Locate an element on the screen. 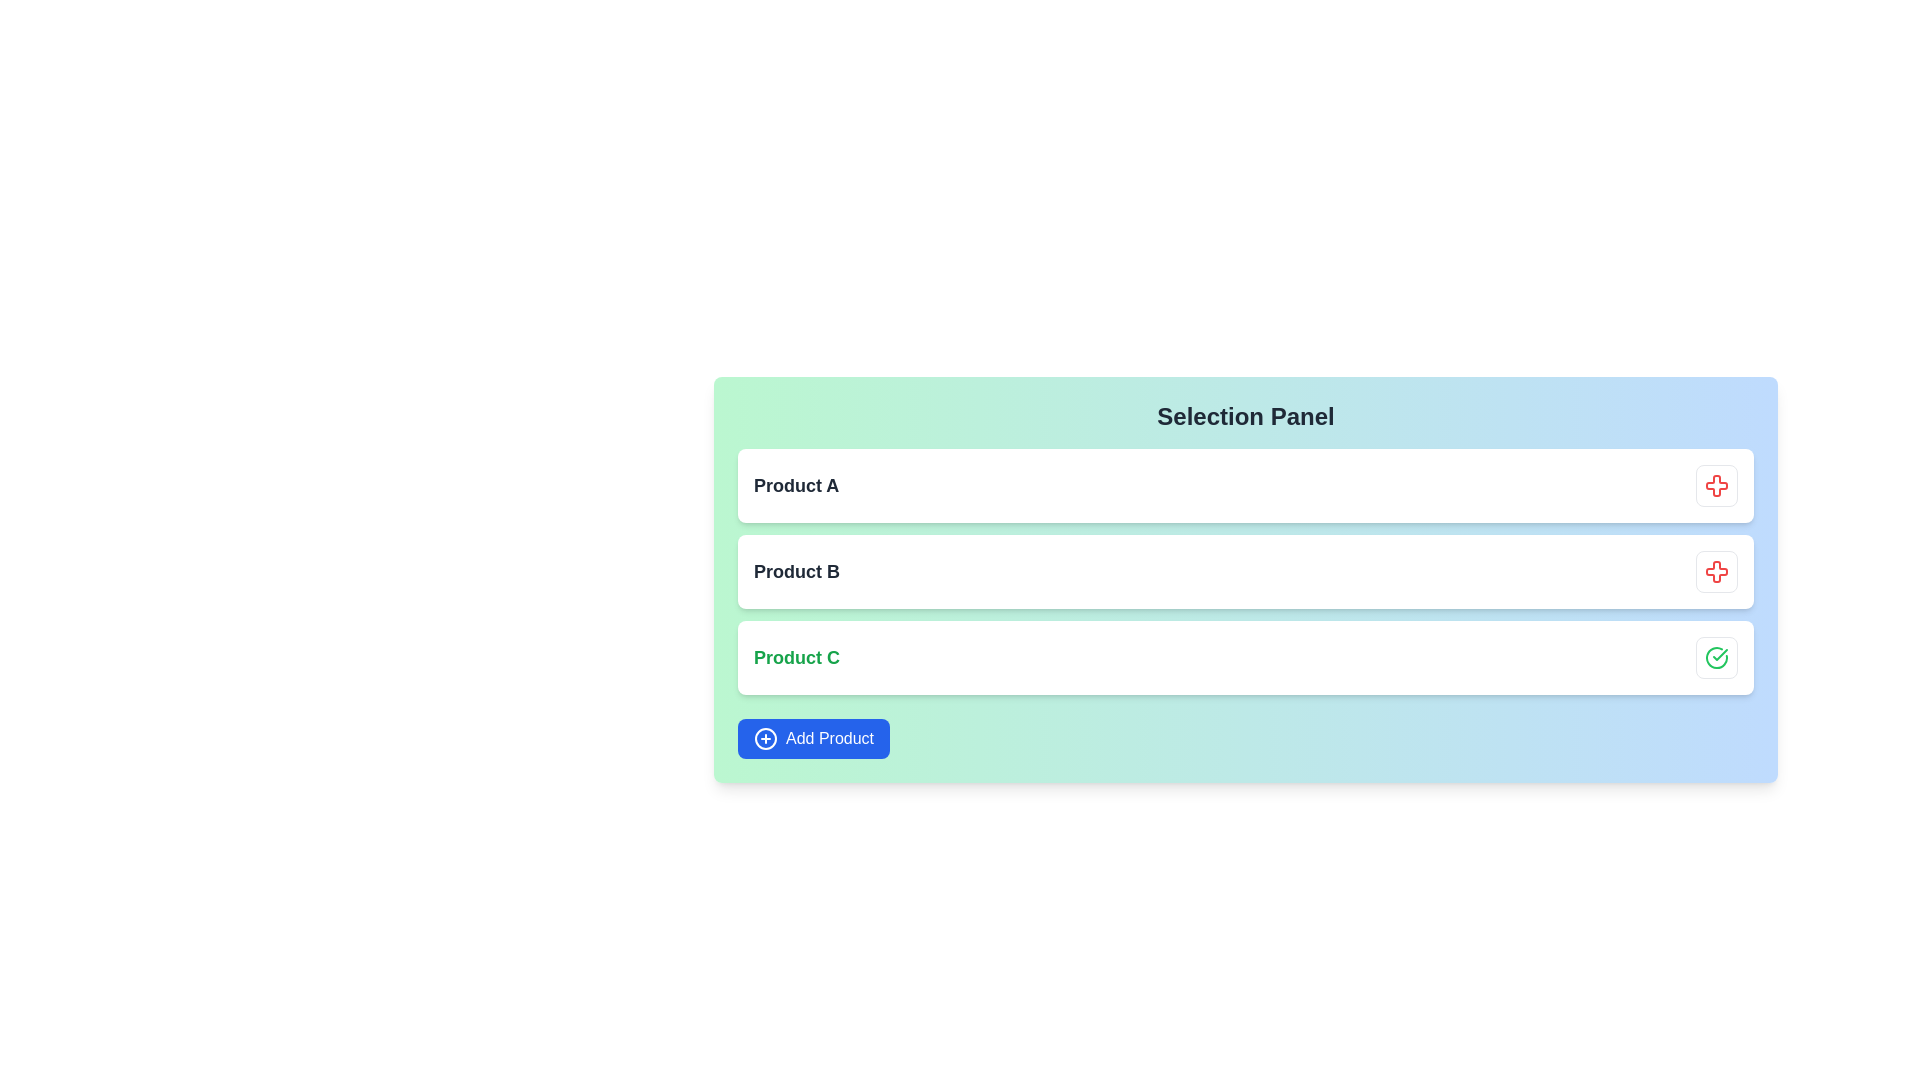 The height and width of the screenshot is (1080, 1920). the removal button with a red cross icon located in the top-right corner of the 'Product A' item is located at coordinates (1716, 486).